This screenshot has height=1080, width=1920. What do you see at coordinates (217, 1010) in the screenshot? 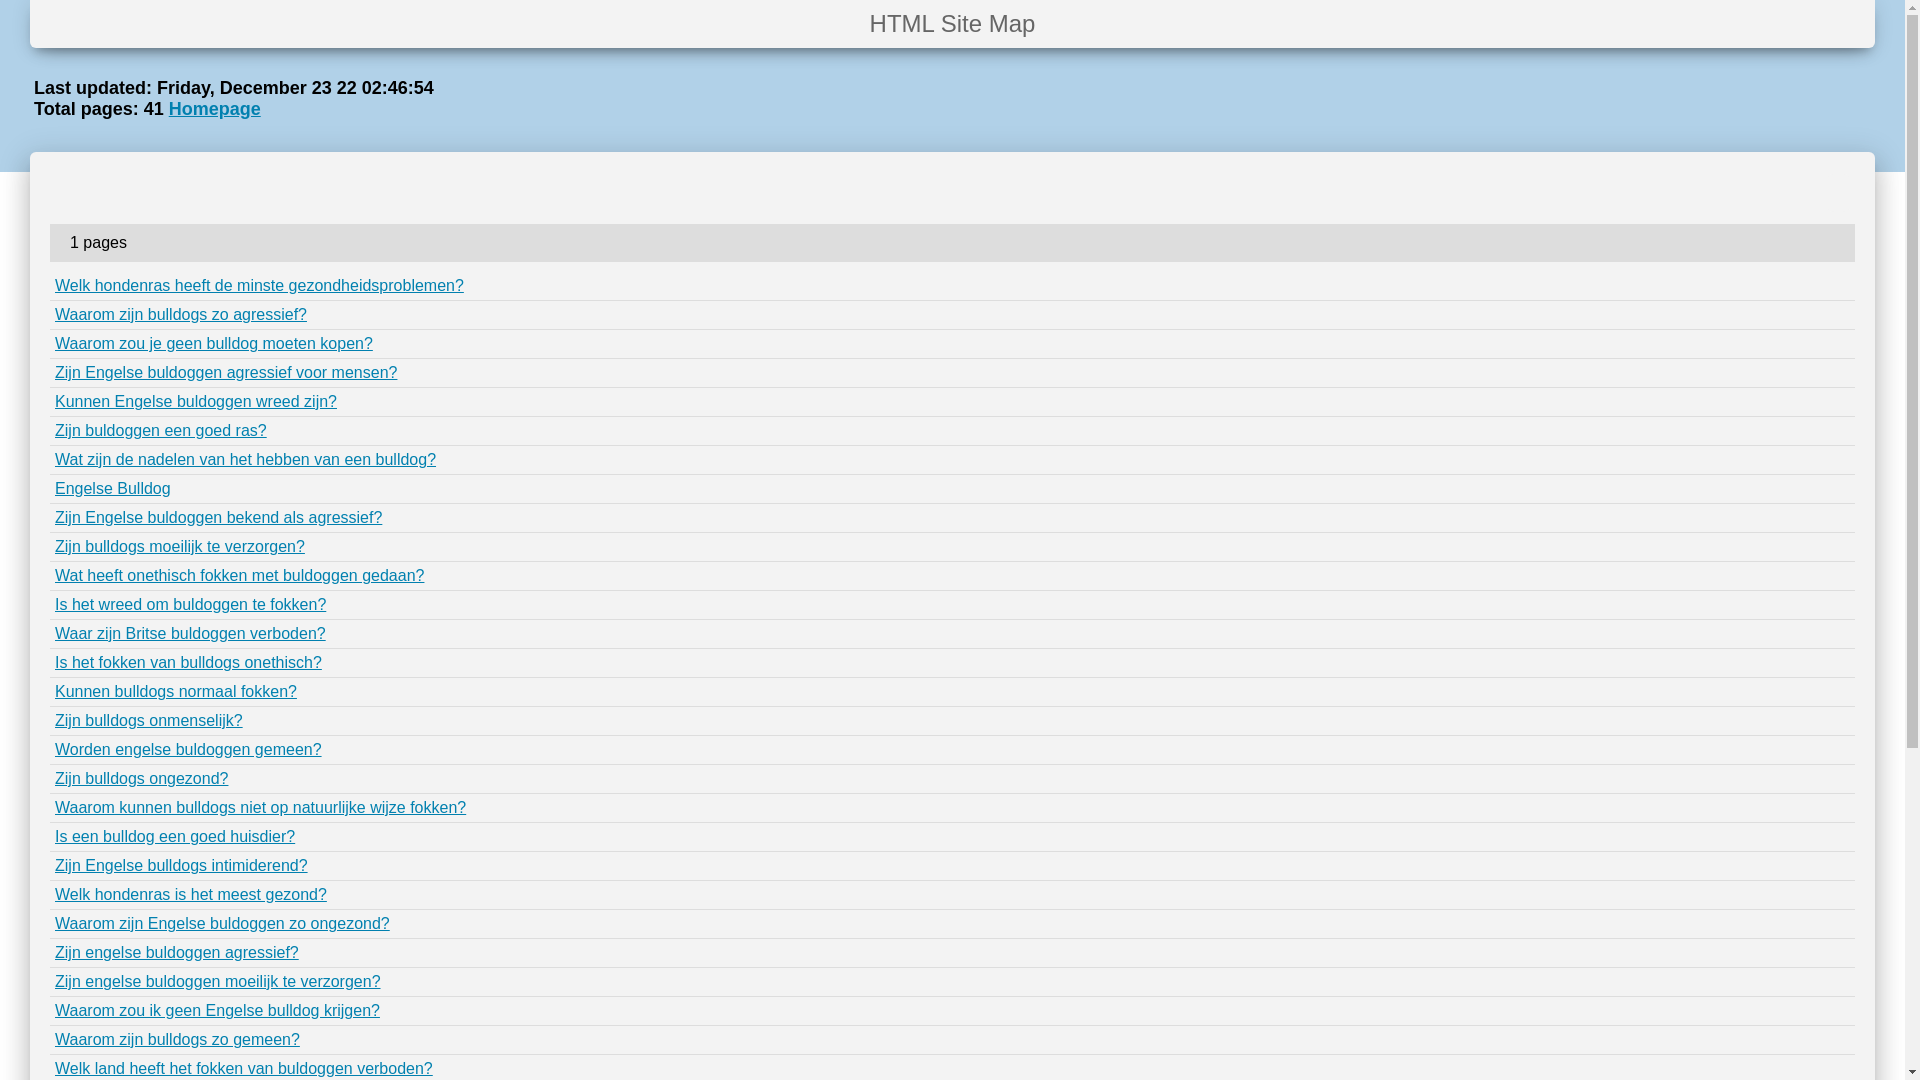
I see `'Waarom zou ik geen Engelse bulldog krijgen?'` at bounding box center [217, 1010].